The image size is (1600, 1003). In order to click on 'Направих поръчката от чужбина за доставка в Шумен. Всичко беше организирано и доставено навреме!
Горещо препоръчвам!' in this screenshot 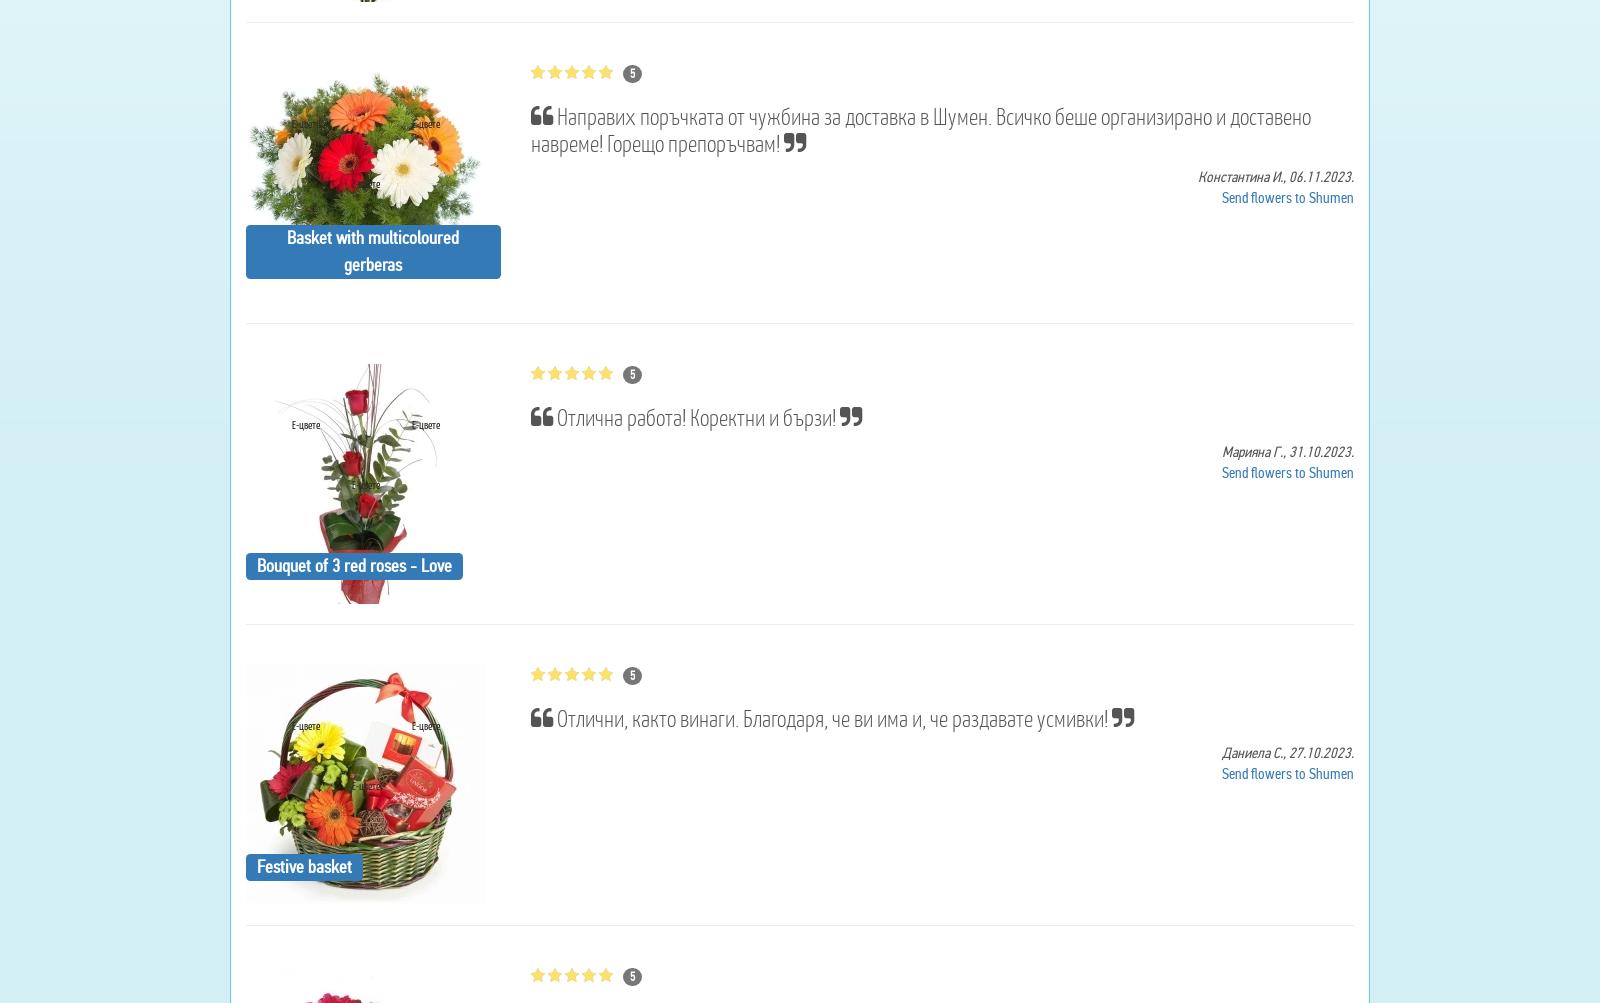, I will do `click(528, 128)`.